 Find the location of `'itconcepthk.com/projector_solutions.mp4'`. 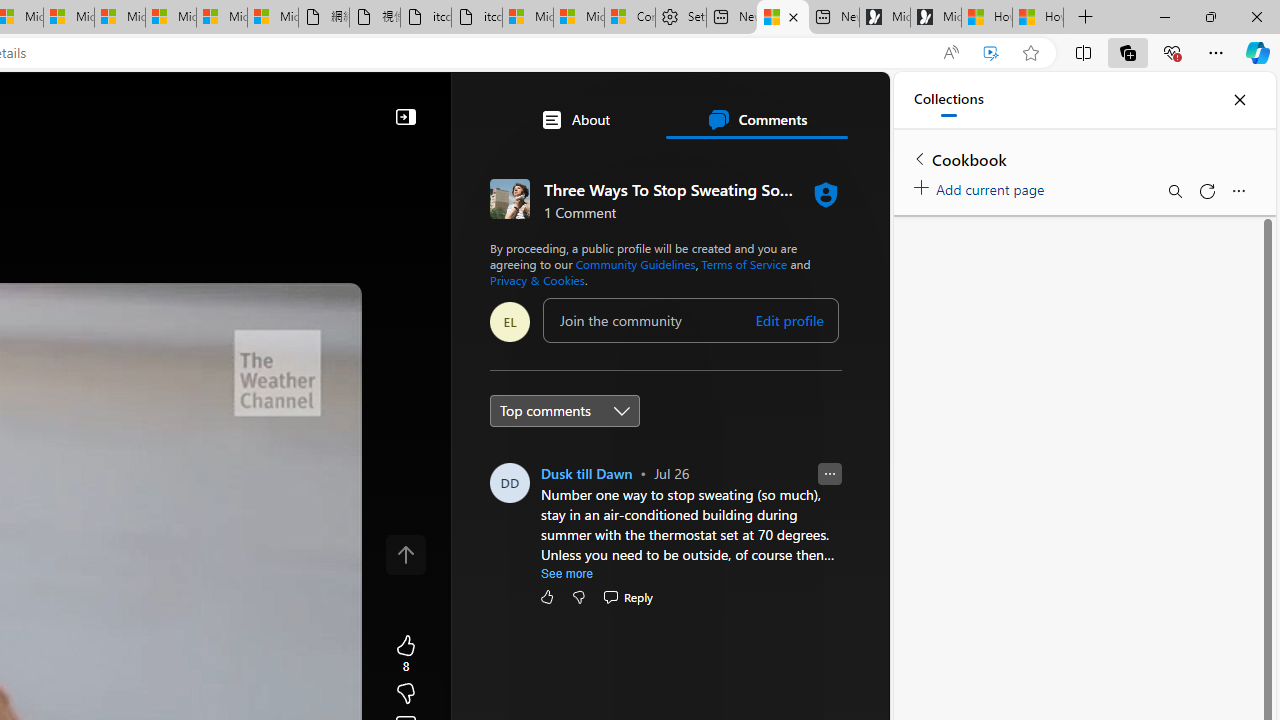

'itconcepthk.com/projector_solutions.mp4' is located at coordinates (475, 17).